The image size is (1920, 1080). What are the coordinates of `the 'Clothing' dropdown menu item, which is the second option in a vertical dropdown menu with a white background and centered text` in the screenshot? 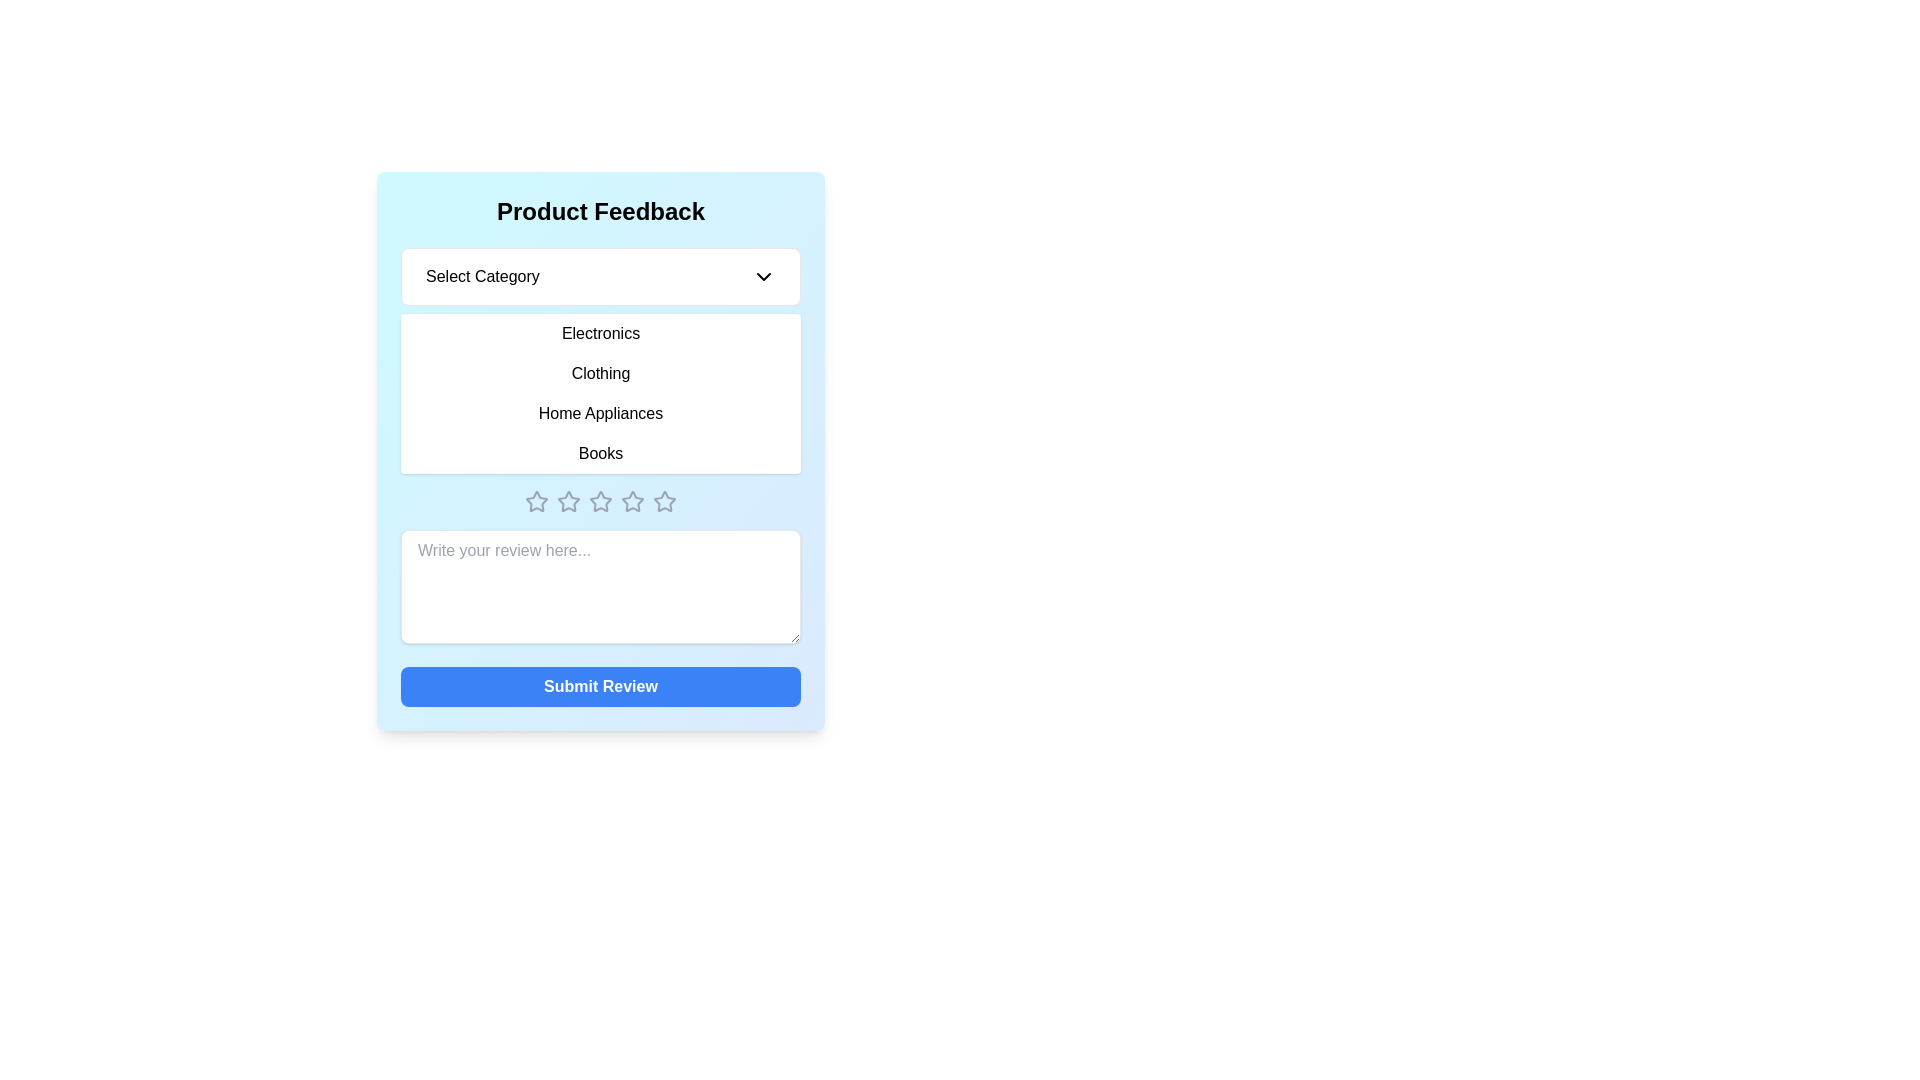 It's located at (599, 374).